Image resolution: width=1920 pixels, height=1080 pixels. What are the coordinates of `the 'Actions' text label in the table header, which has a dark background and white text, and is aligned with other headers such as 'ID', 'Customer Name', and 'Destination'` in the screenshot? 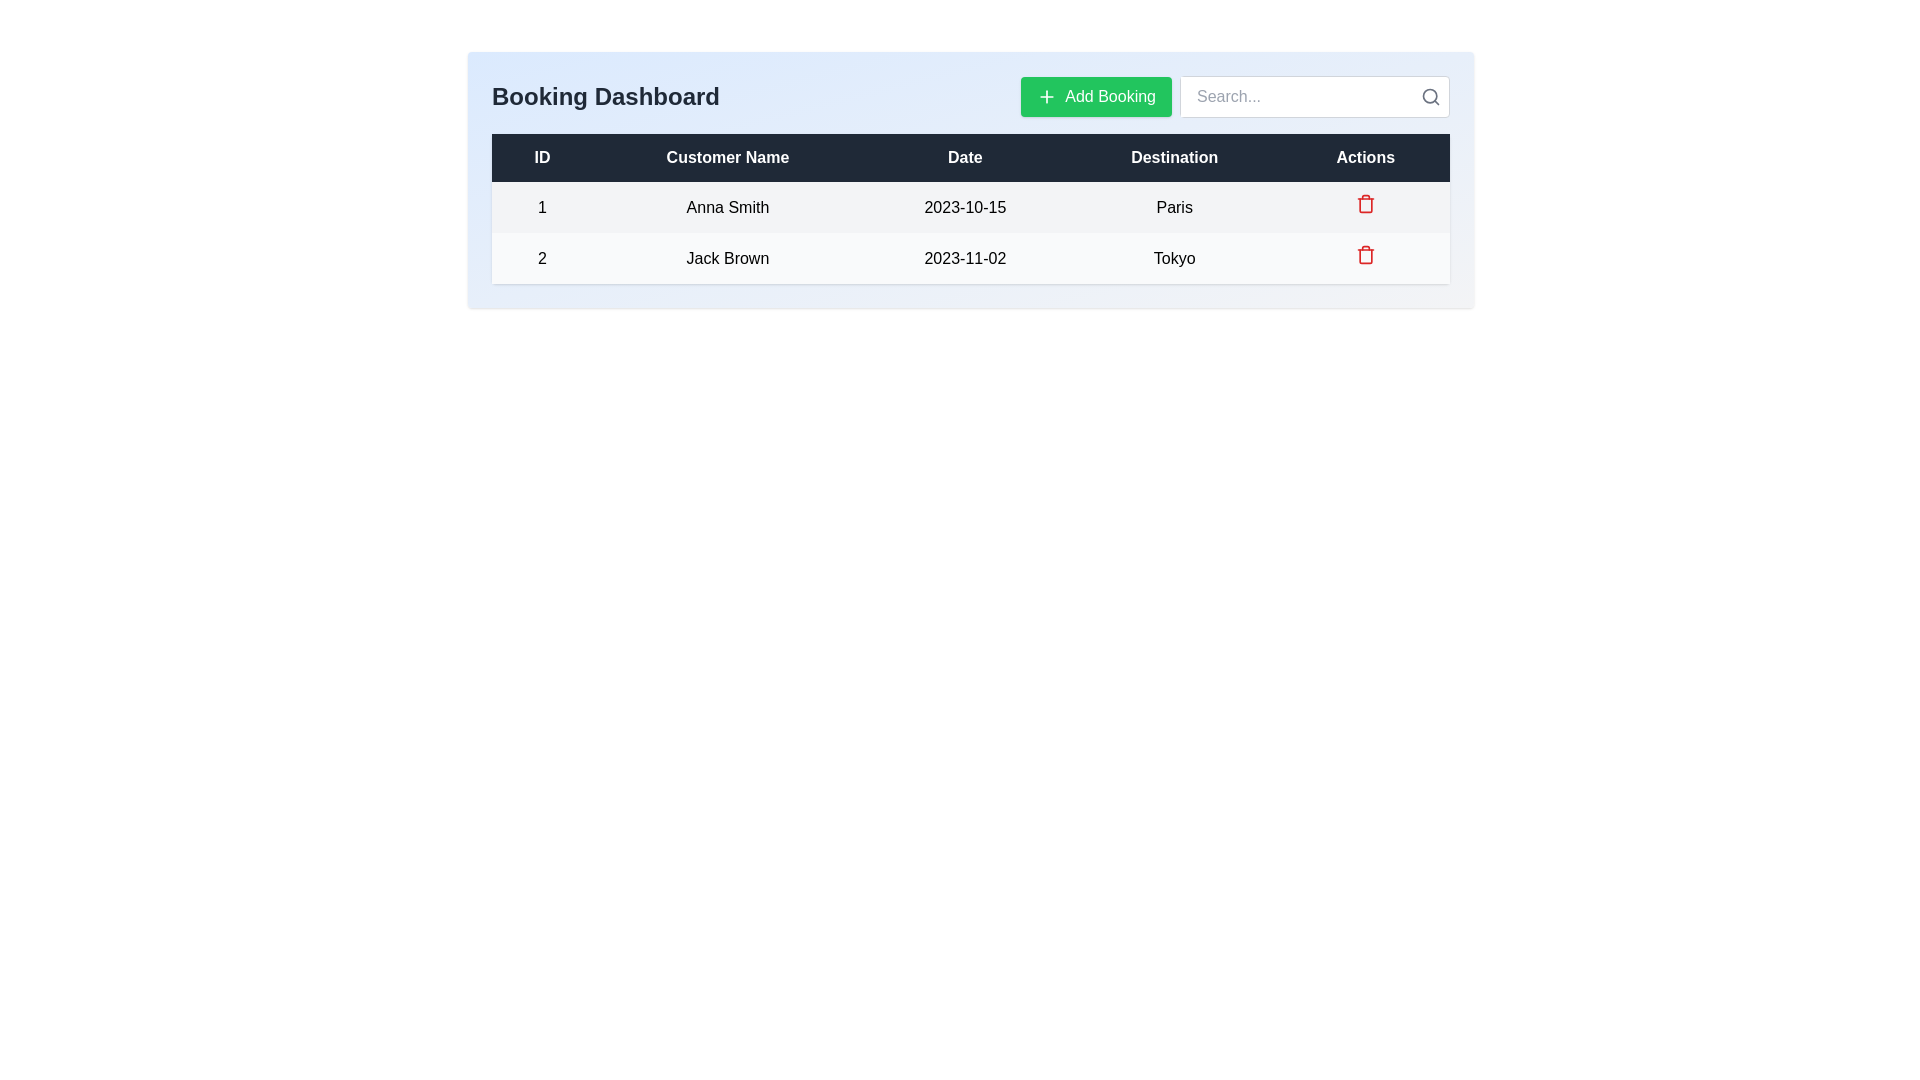 It's located at (1364, 157).